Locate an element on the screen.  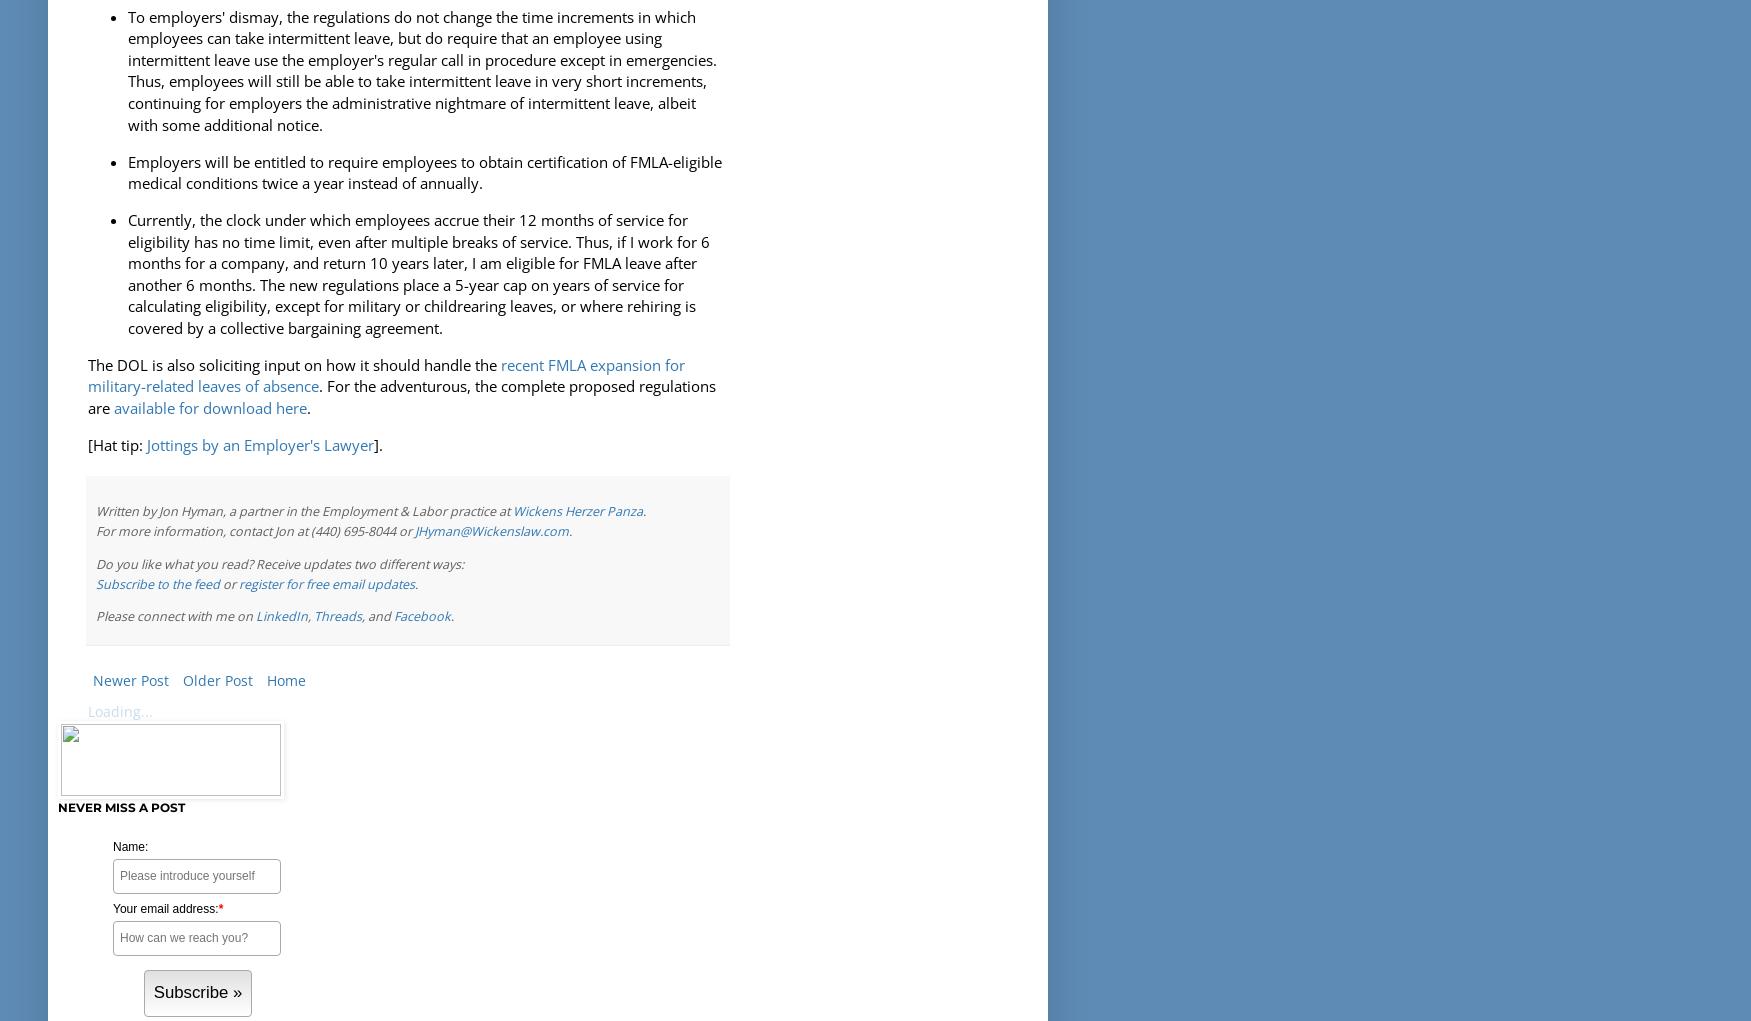
'or' is located at coordinates (228, 582).